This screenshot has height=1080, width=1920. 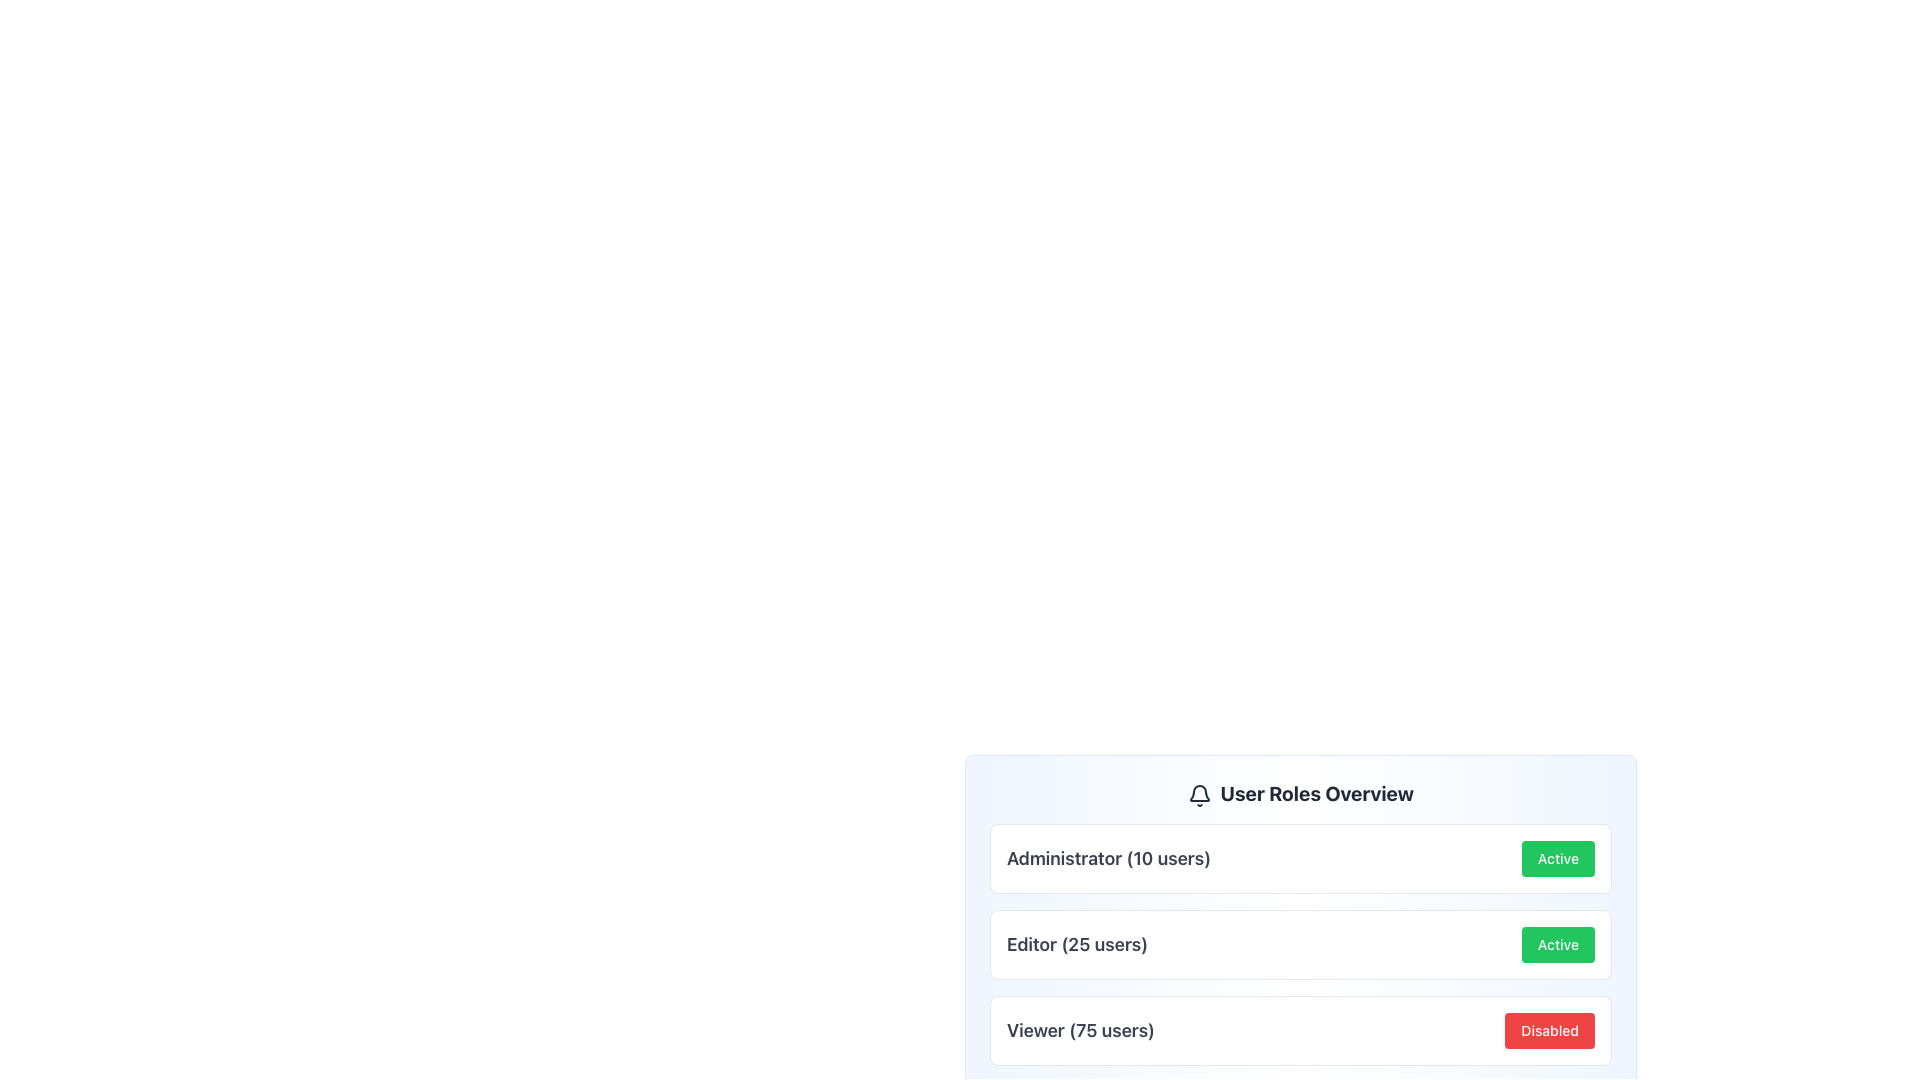 I want to click on the notification bell icon located to the left of the text 'User Roles Overview', which is styled with black outlines and an empty interior, so click(x=1200, y=793).